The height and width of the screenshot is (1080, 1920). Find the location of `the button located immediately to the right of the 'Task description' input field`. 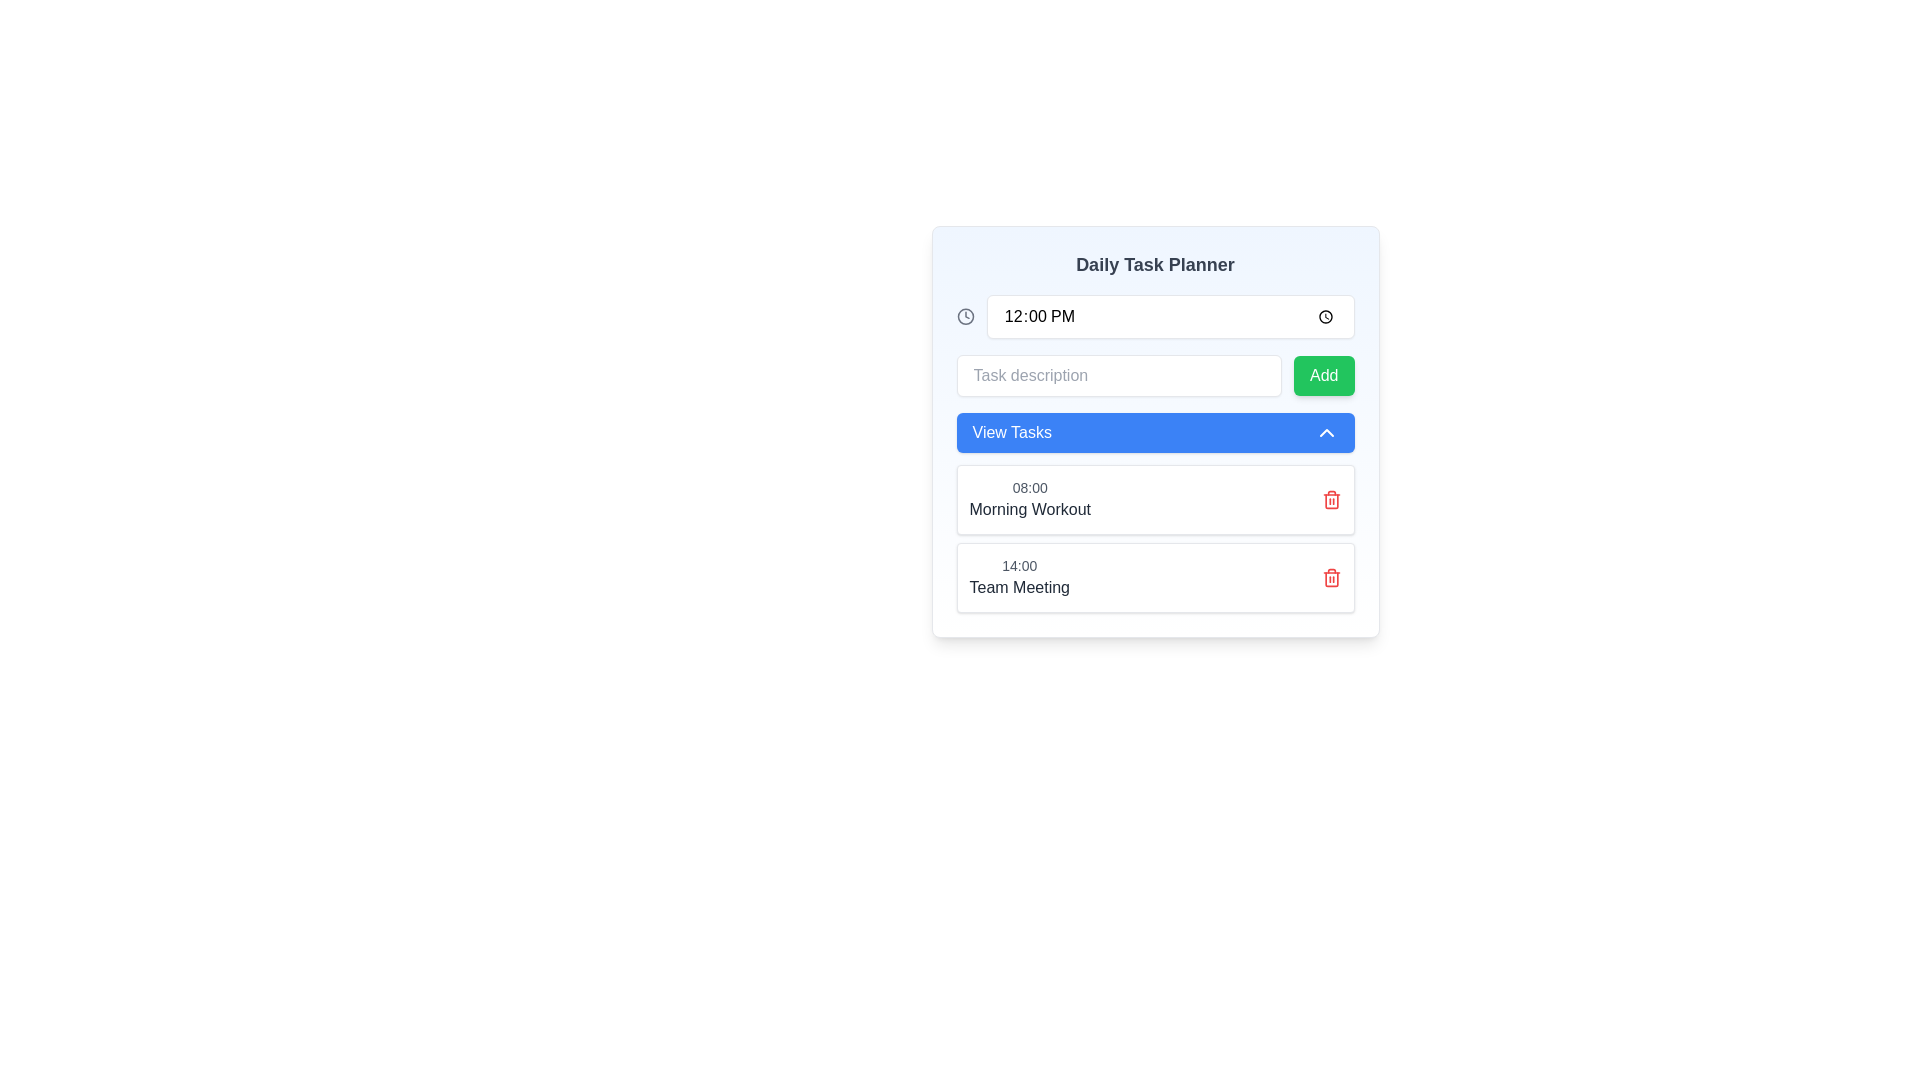

the button located immediately to the right of the 'Task description' input field is located at coordinates (1324, 375).